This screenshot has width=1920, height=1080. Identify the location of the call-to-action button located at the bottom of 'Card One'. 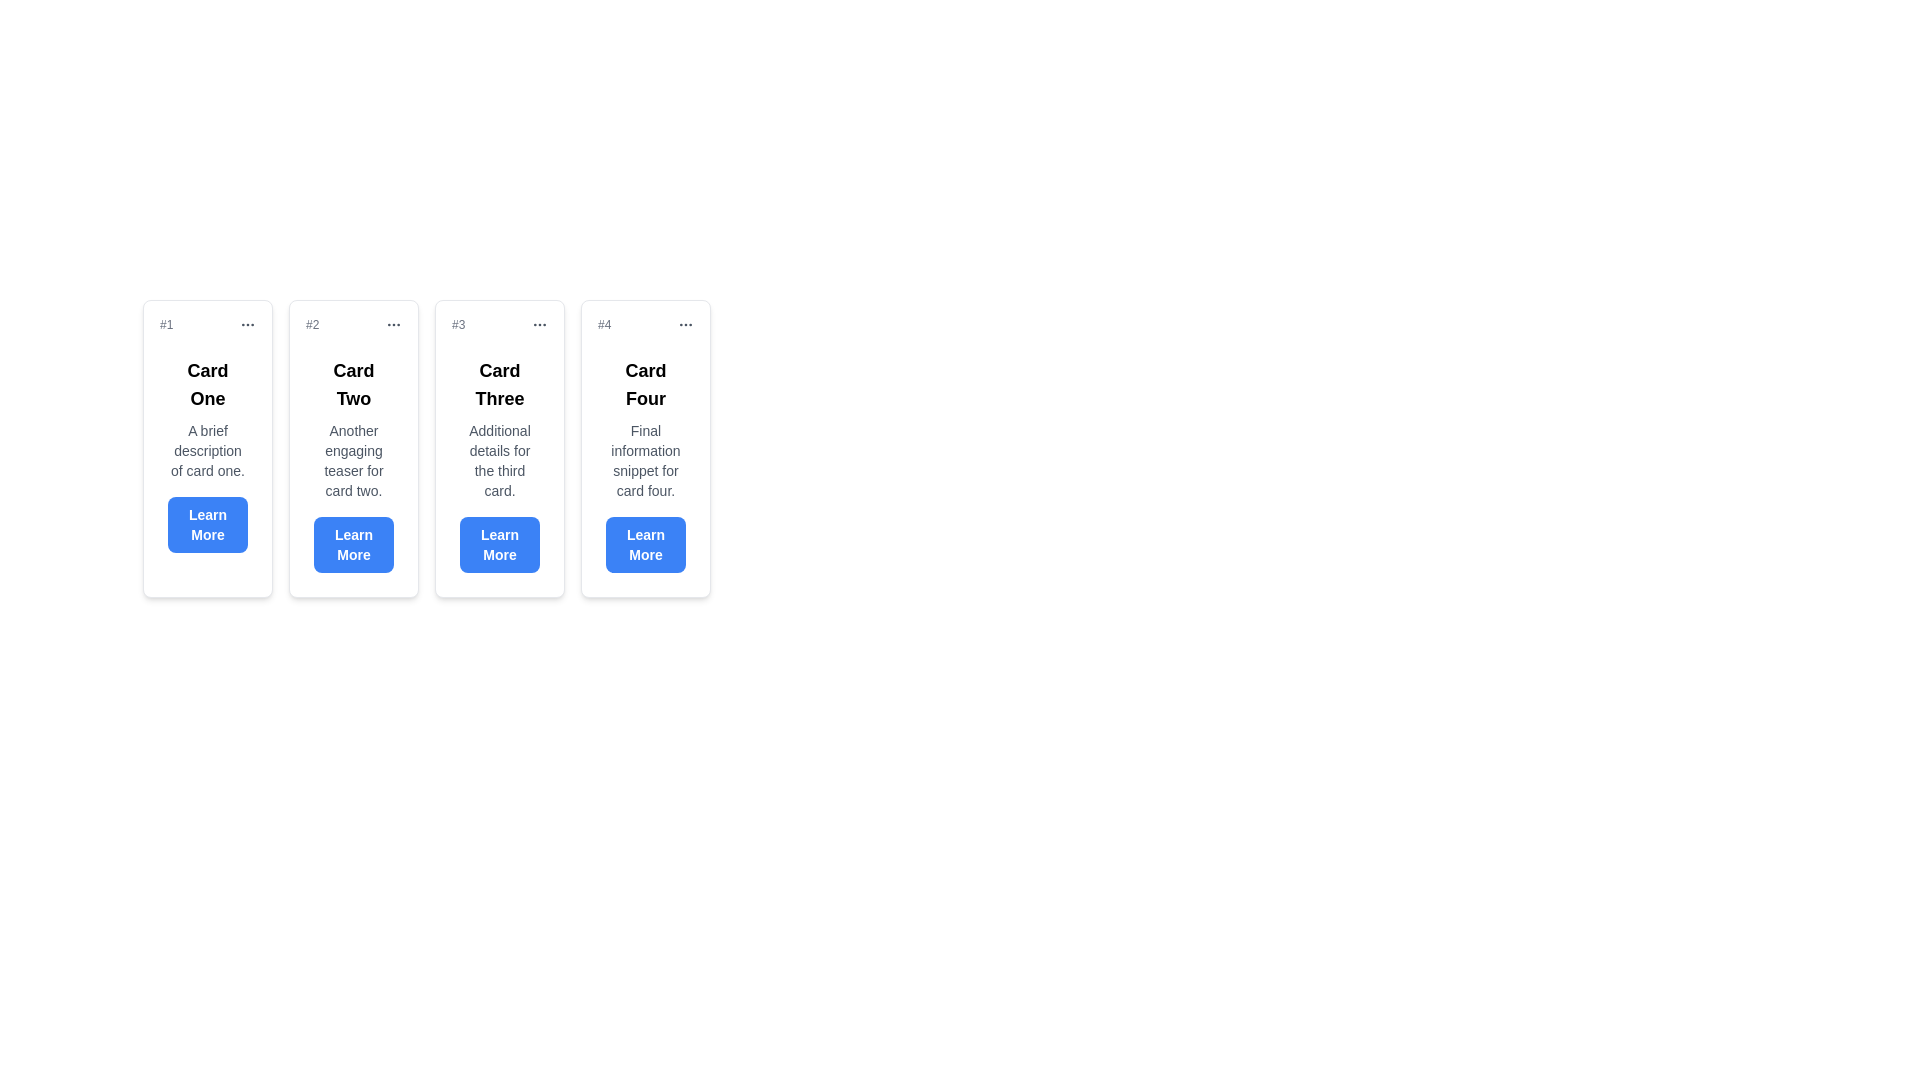
(207, 523).